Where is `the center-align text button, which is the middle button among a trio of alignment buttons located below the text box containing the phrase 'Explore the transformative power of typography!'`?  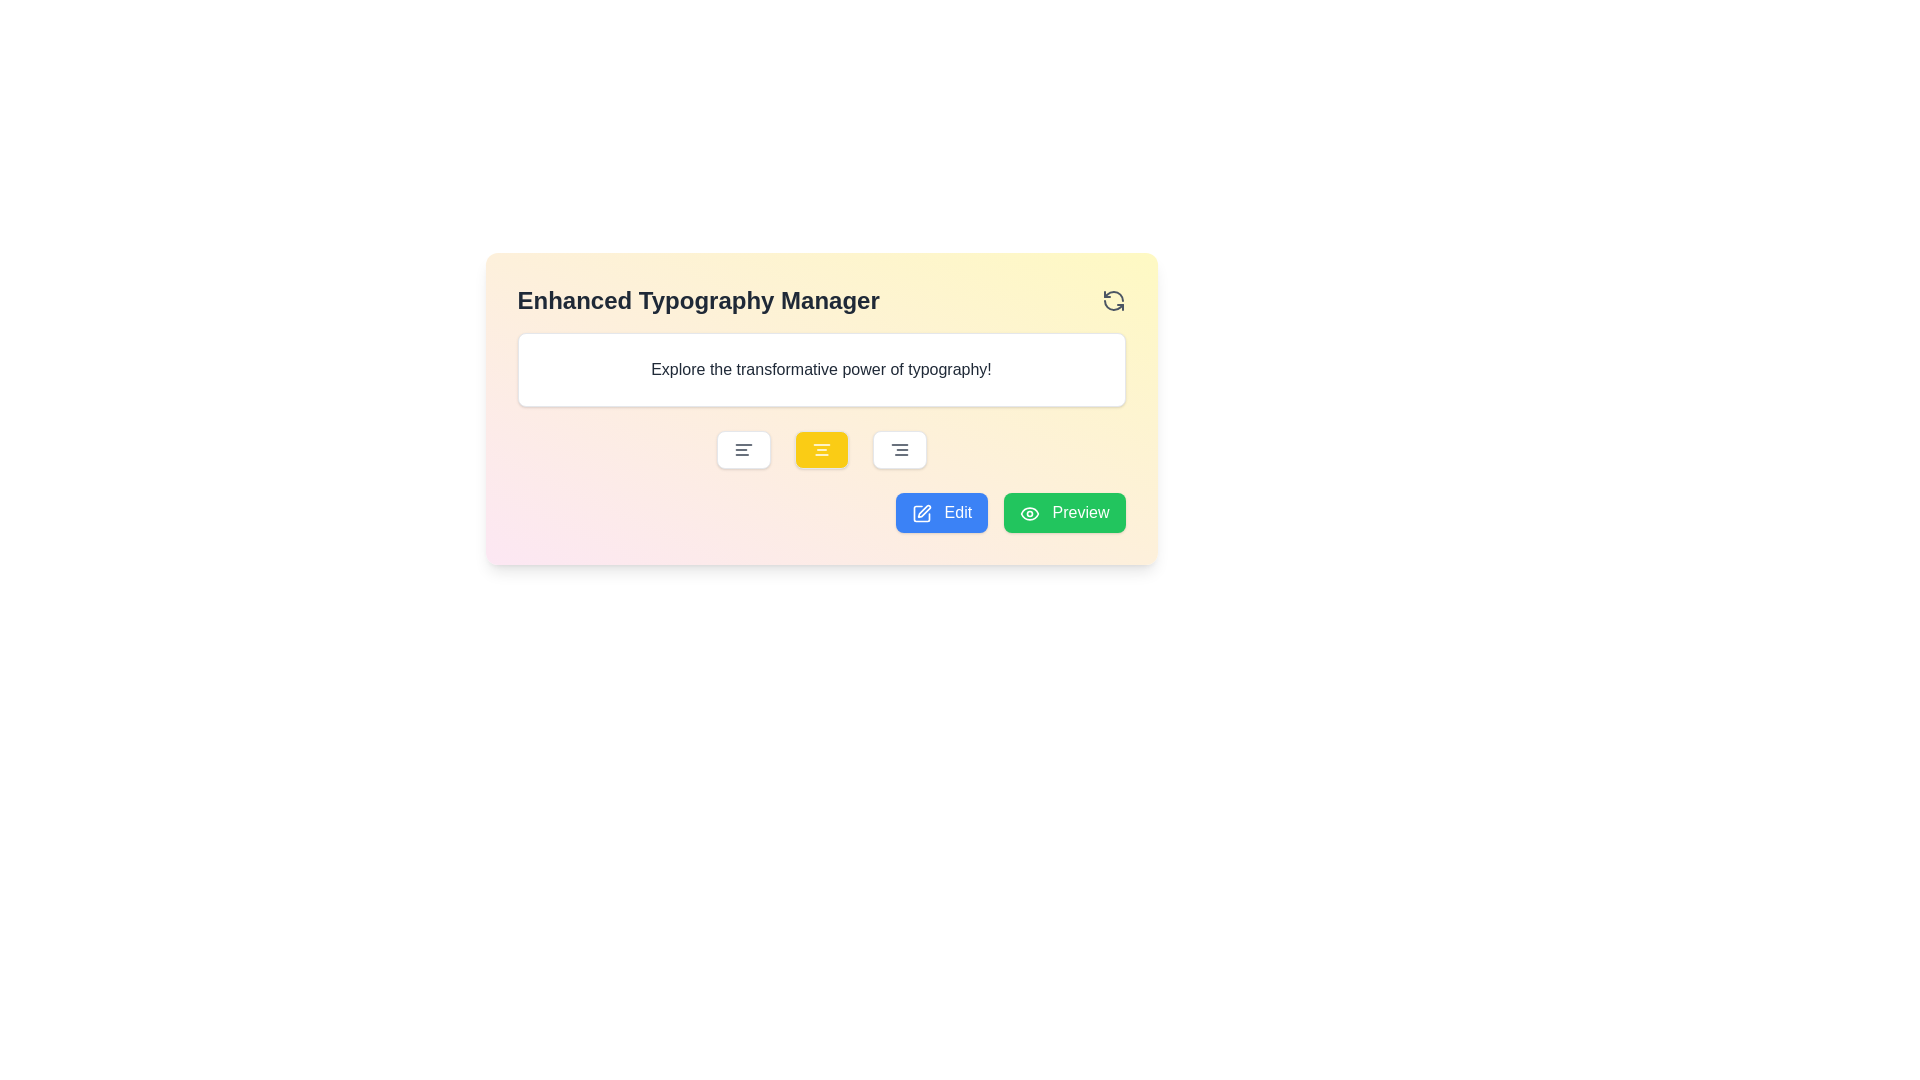 the center-align text button, which is the middle button among a trio of alignment buttons located below the text box containing the phrase 'Explore the transformative power of typography!' is located at coordinates (821, 431).